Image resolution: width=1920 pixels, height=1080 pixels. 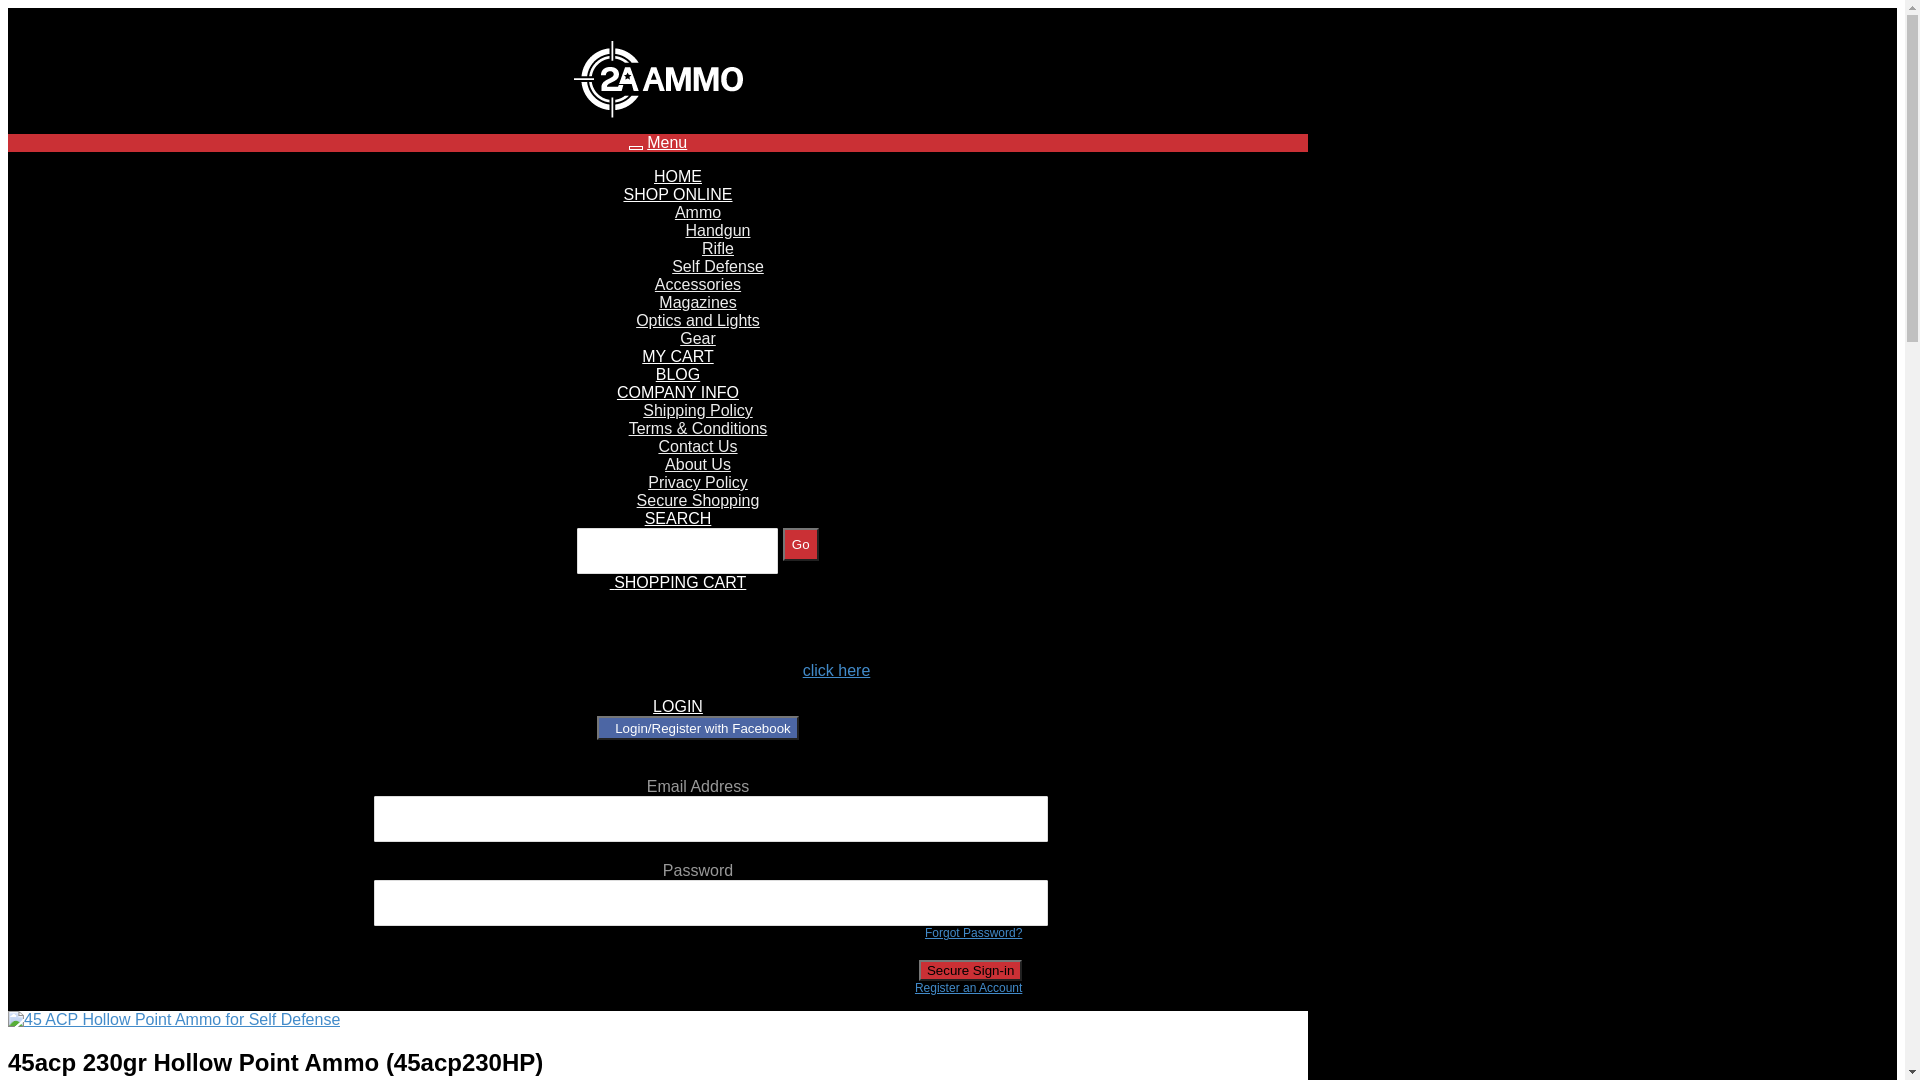 I want to click on 'Menu', so click(x=667, y=141).